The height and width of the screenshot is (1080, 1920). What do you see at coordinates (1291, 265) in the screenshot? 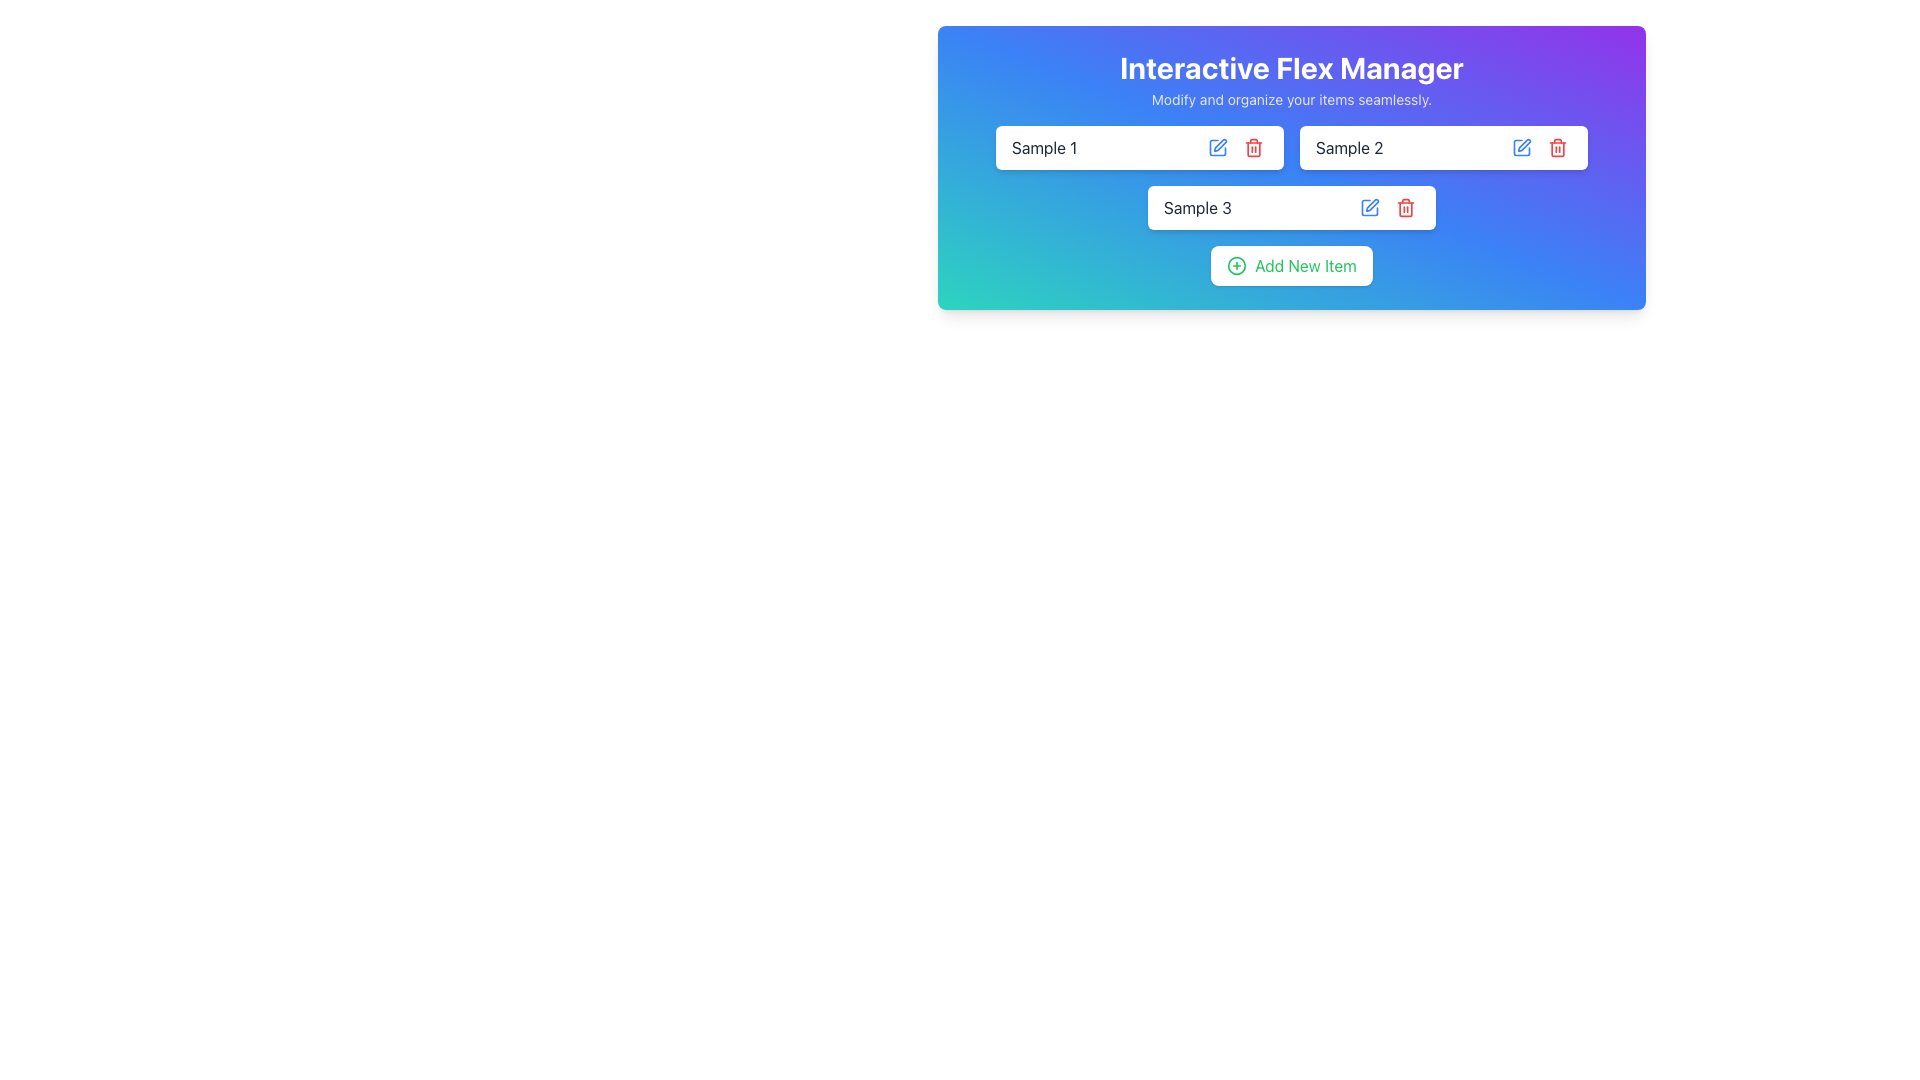
I see `the 'Add New Item' button located at the bottom of the 'Interactive Flex Manager' card, to the left of the center, below the listed items 'Sample 1', 'Sample 2', and 'Sample 3'` at bounding box center [1291, 265].